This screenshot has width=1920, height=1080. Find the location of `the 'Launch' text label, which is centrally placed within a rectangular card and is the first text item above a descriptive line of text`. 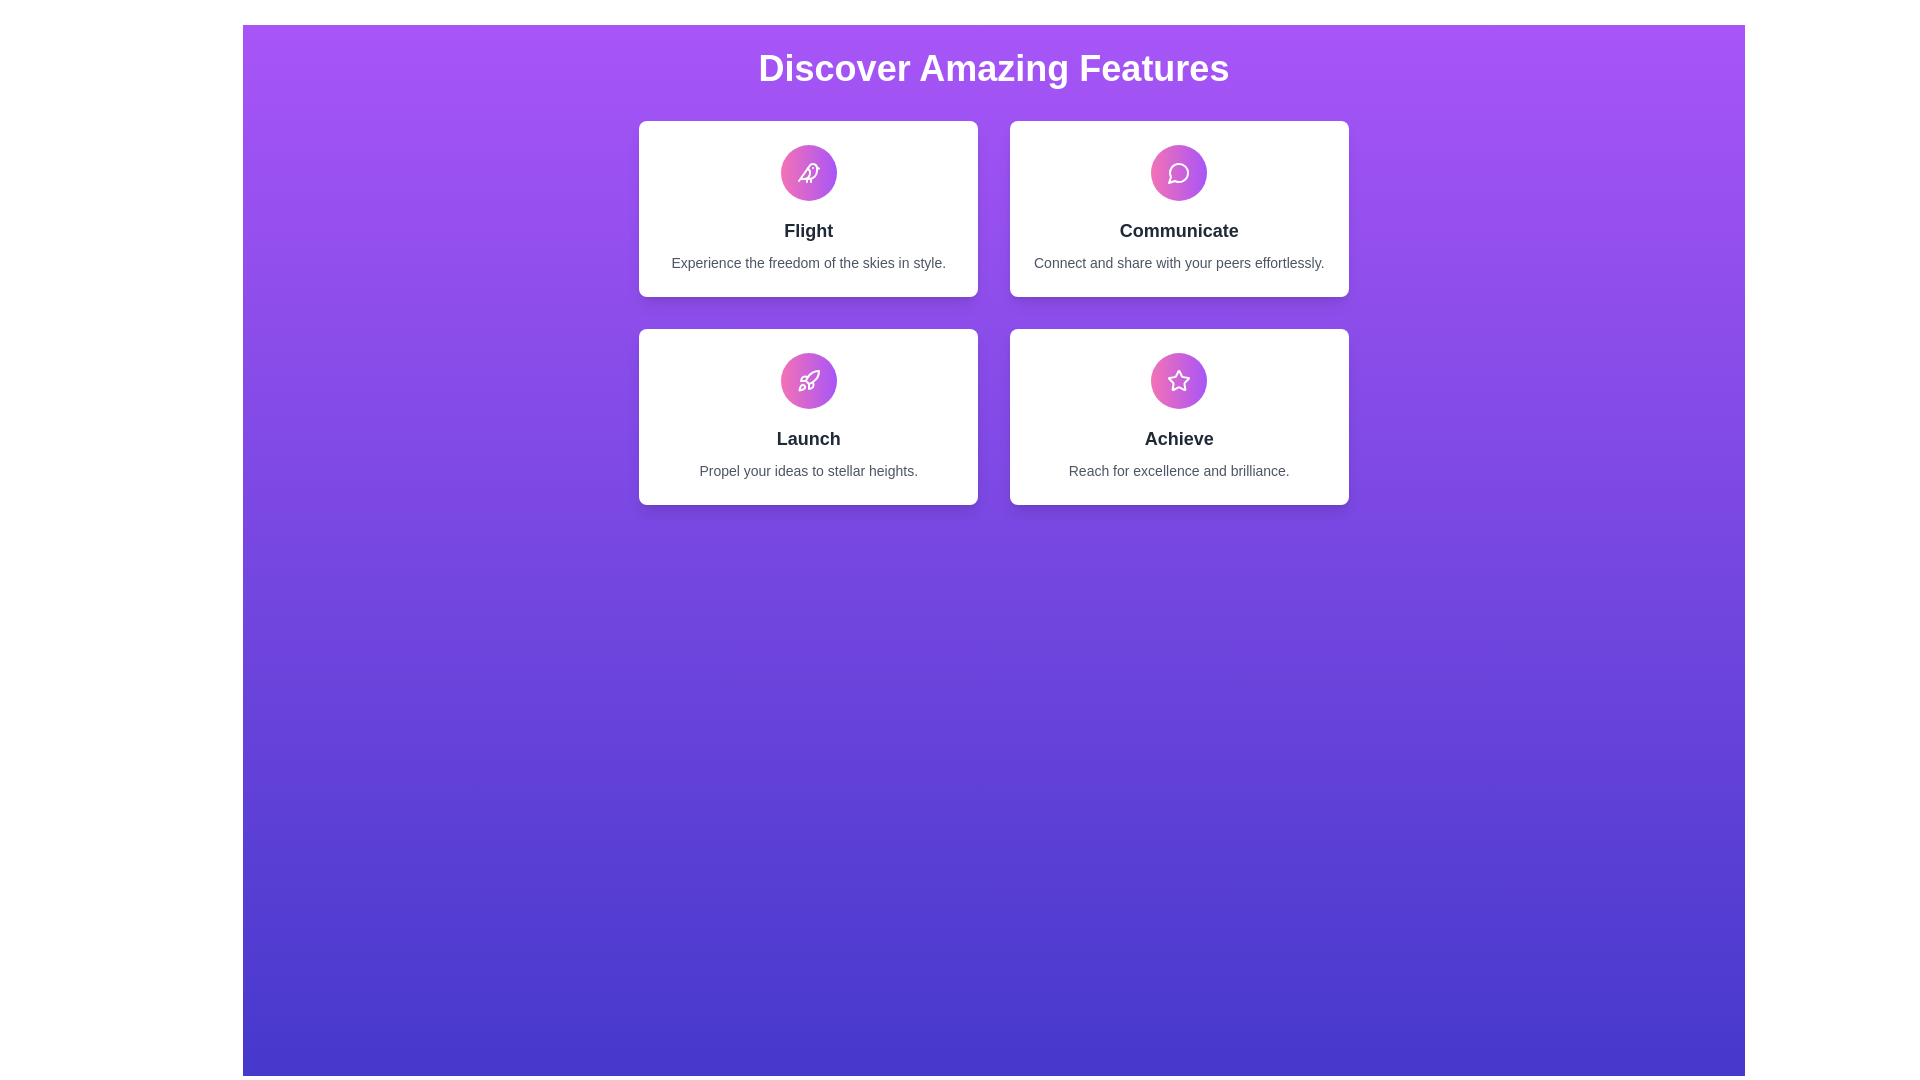

the 'Launch' text label, which is centrally placed within a rectangular card and is the first text item above a descriptive line of text is located at coordinates (808, 438).